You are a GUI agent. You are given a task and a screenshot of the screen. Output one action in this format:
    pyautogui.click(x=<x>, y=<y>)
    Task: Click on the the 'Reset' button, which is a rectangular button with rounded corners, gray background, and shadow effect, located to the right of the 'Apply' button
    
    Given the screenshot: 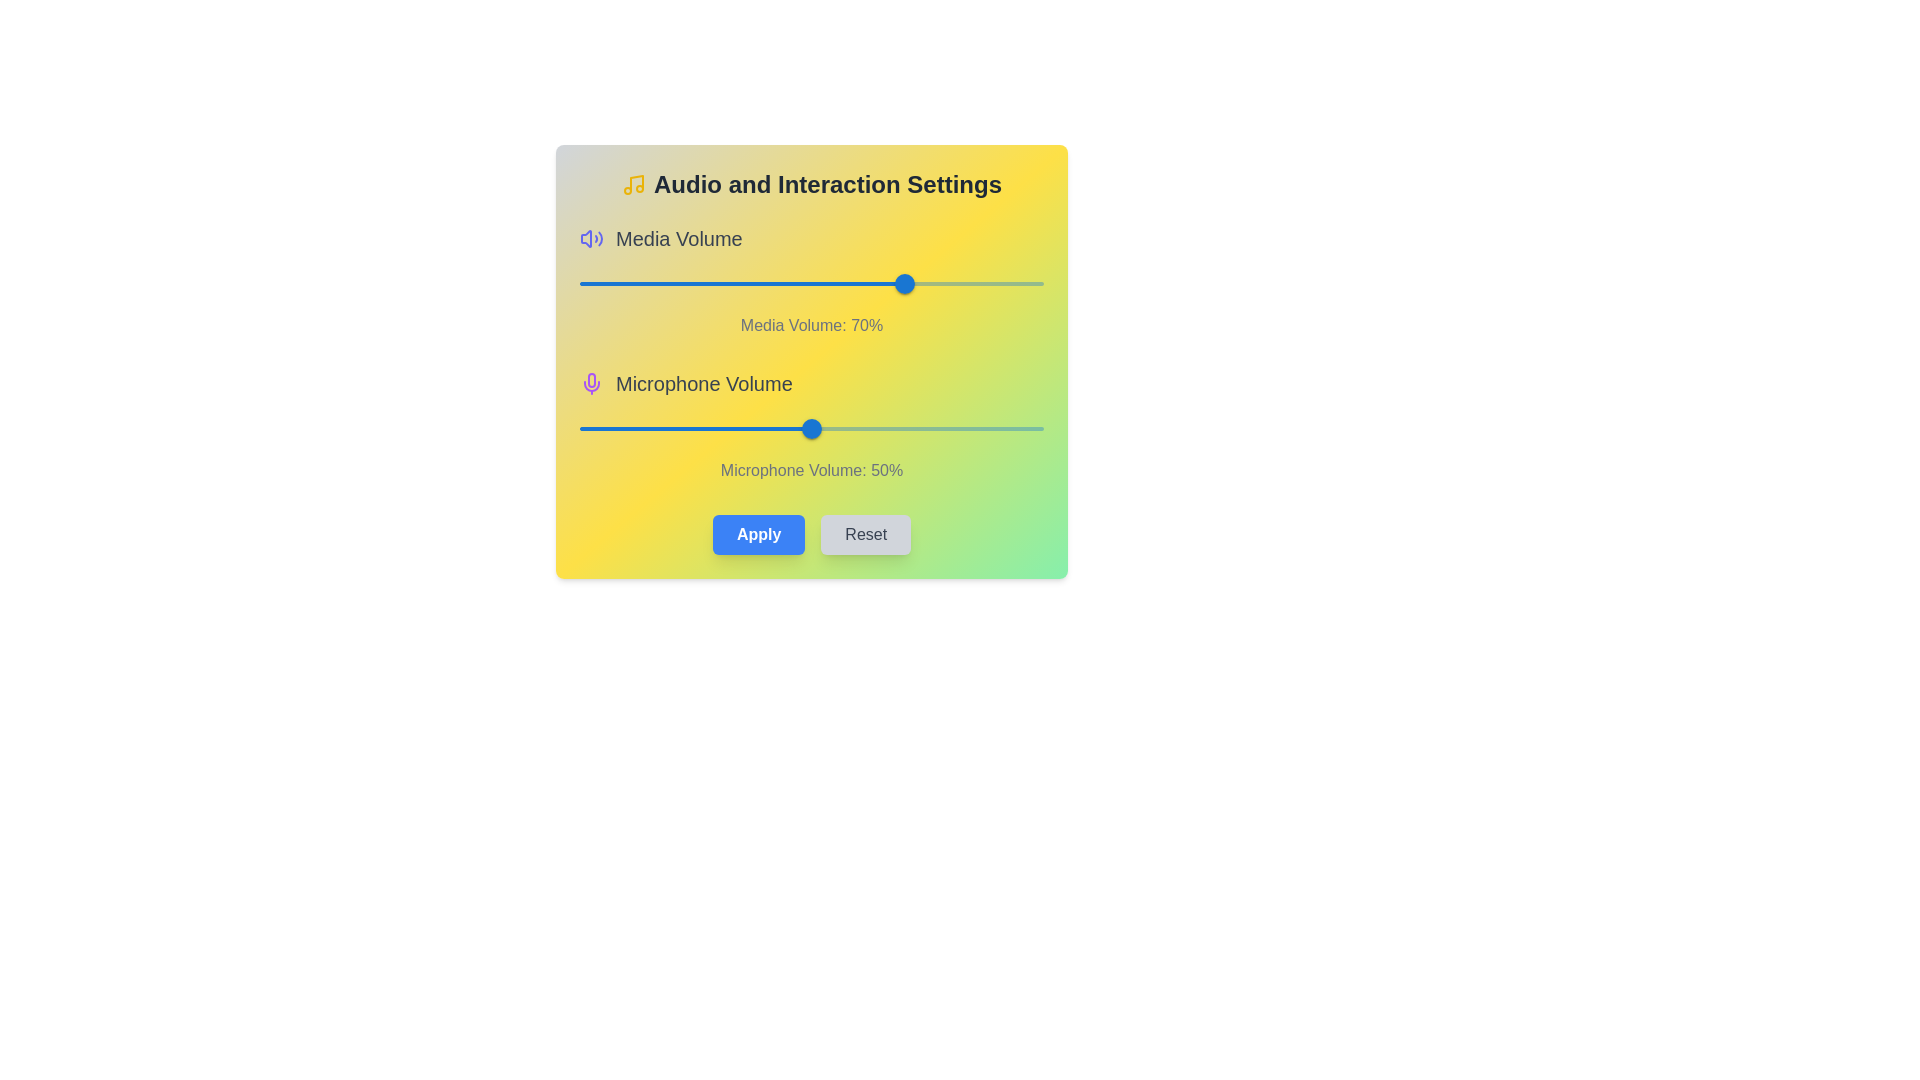 What is the action you would take?
    pyautogui.click(x=866, y=534)
    